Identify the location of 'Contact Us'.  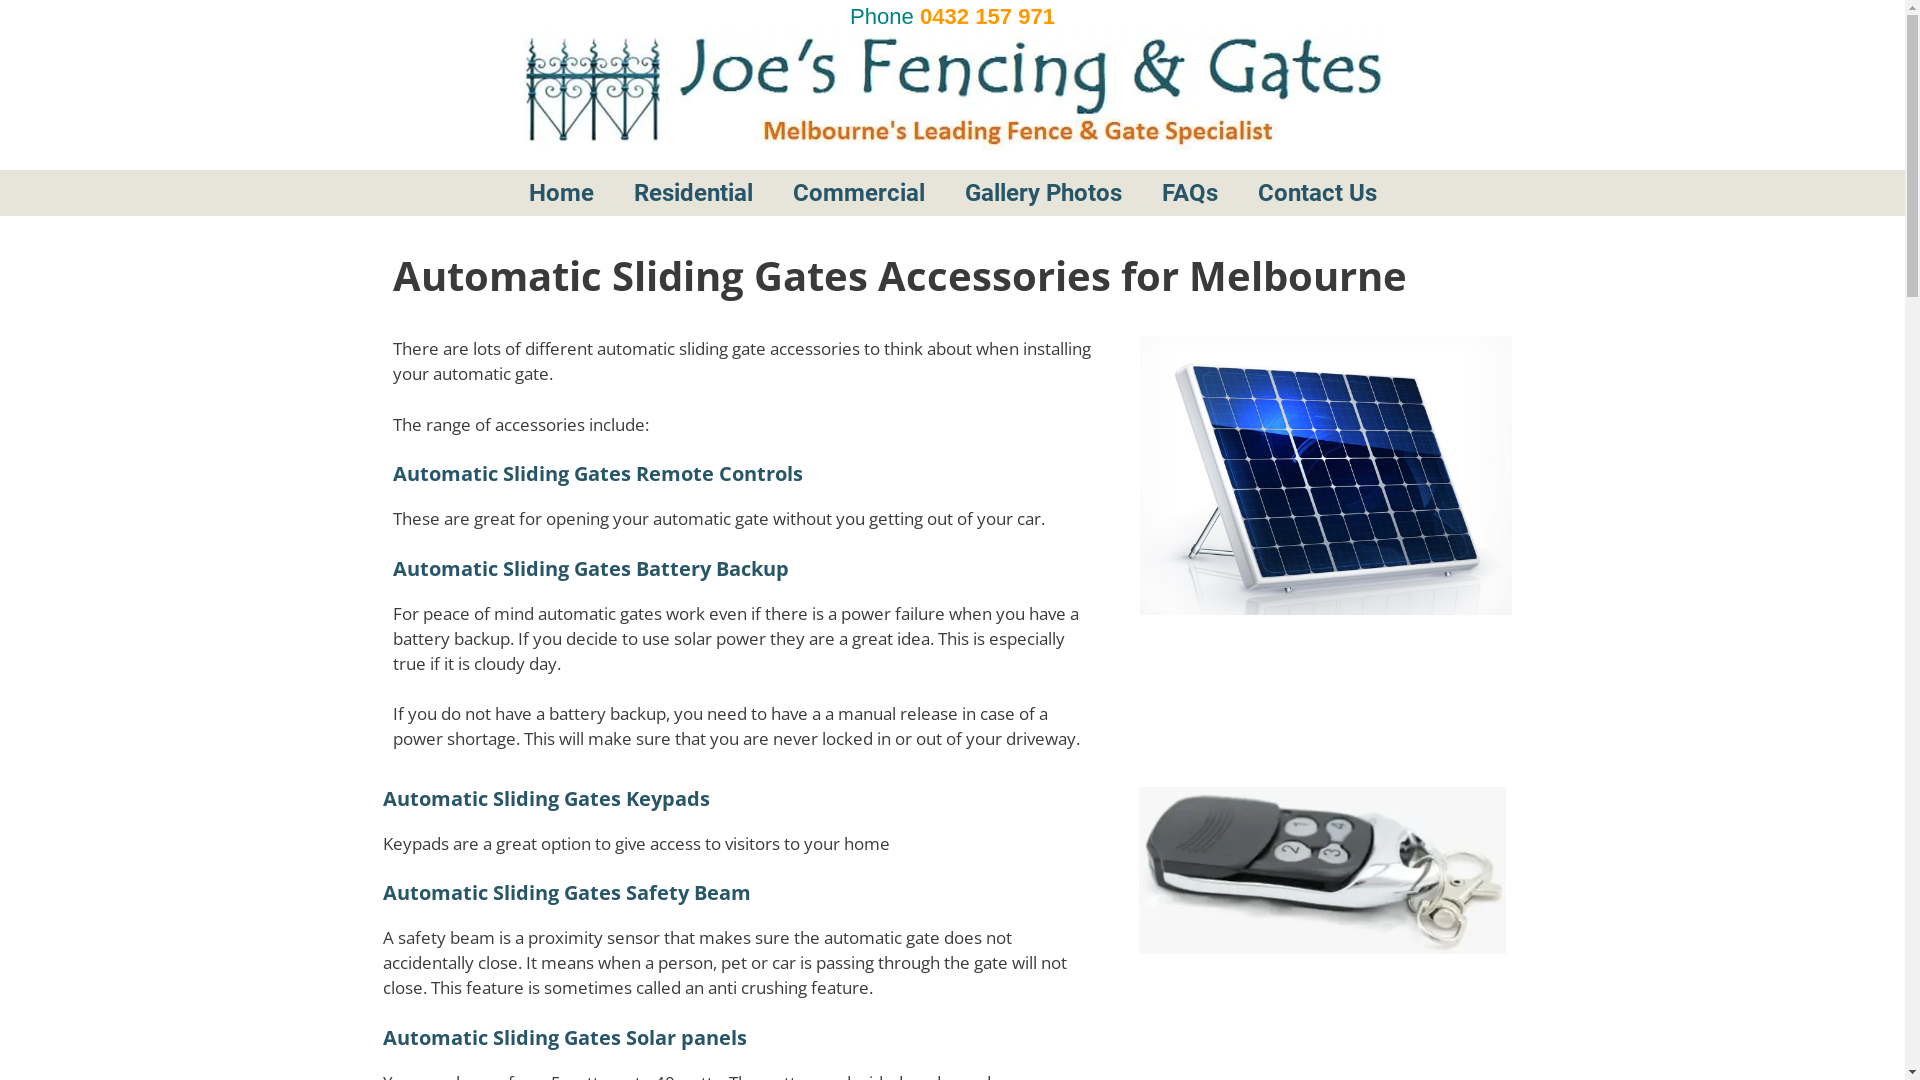
(1317, 192).